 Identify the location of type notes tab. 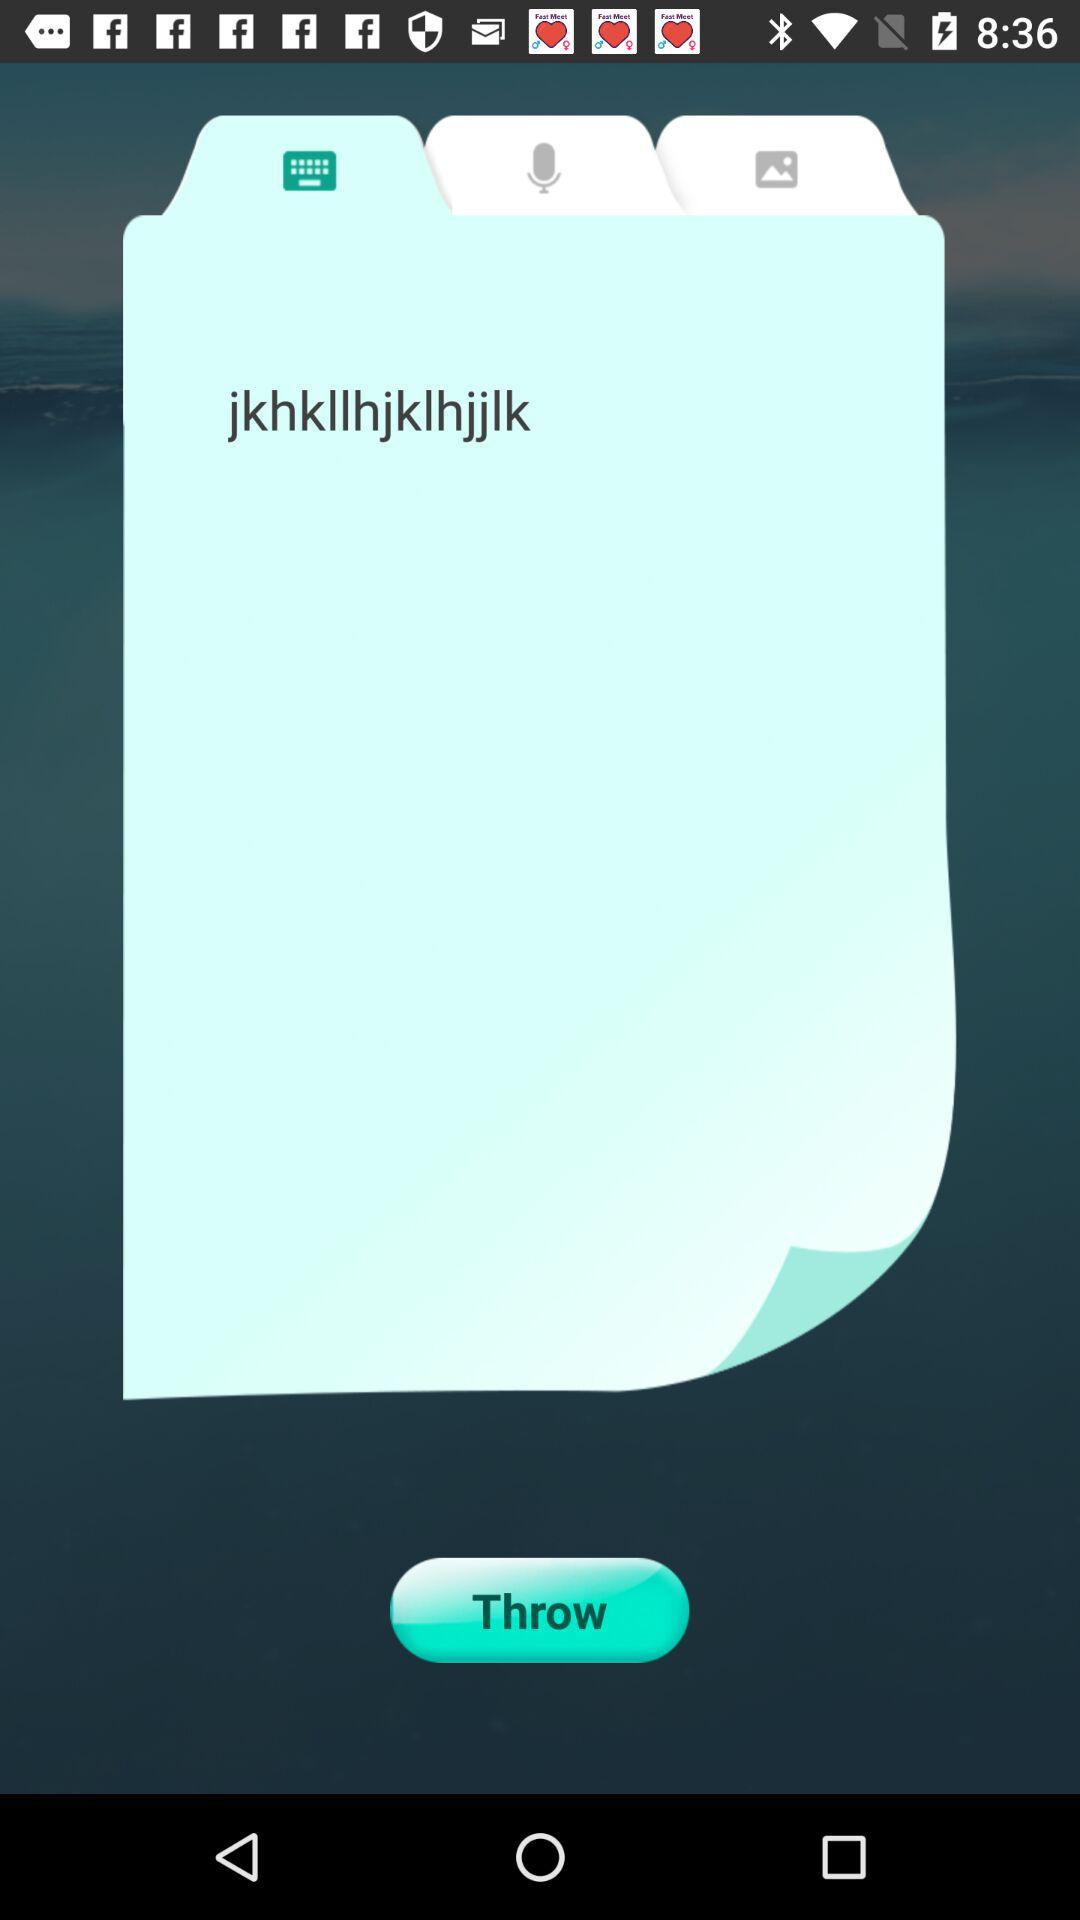
(306, 165).